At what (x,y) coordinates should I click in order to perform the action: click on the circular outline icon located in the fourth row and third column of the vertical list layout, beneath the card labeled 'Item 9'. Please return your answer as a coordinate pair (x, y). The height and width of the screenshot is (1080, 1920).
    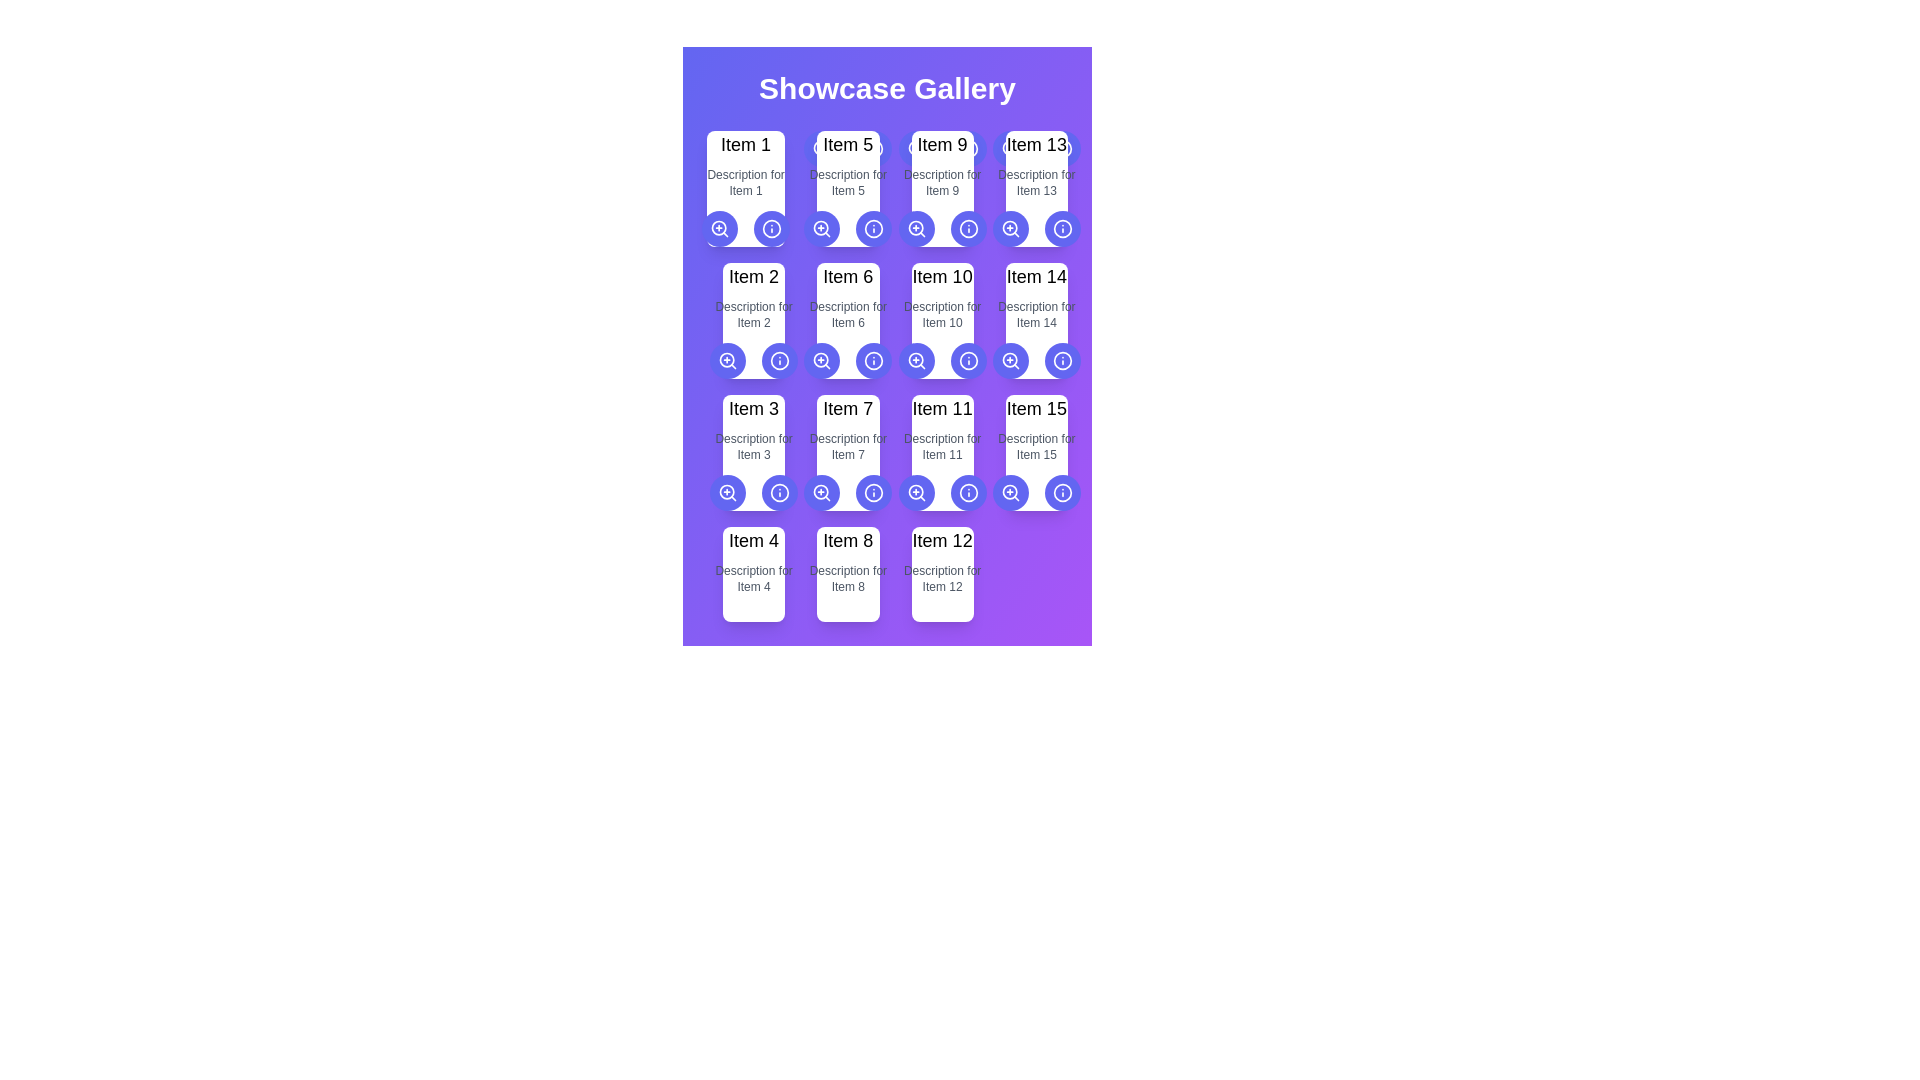
    Looking at the image, I should click on (874, 227).